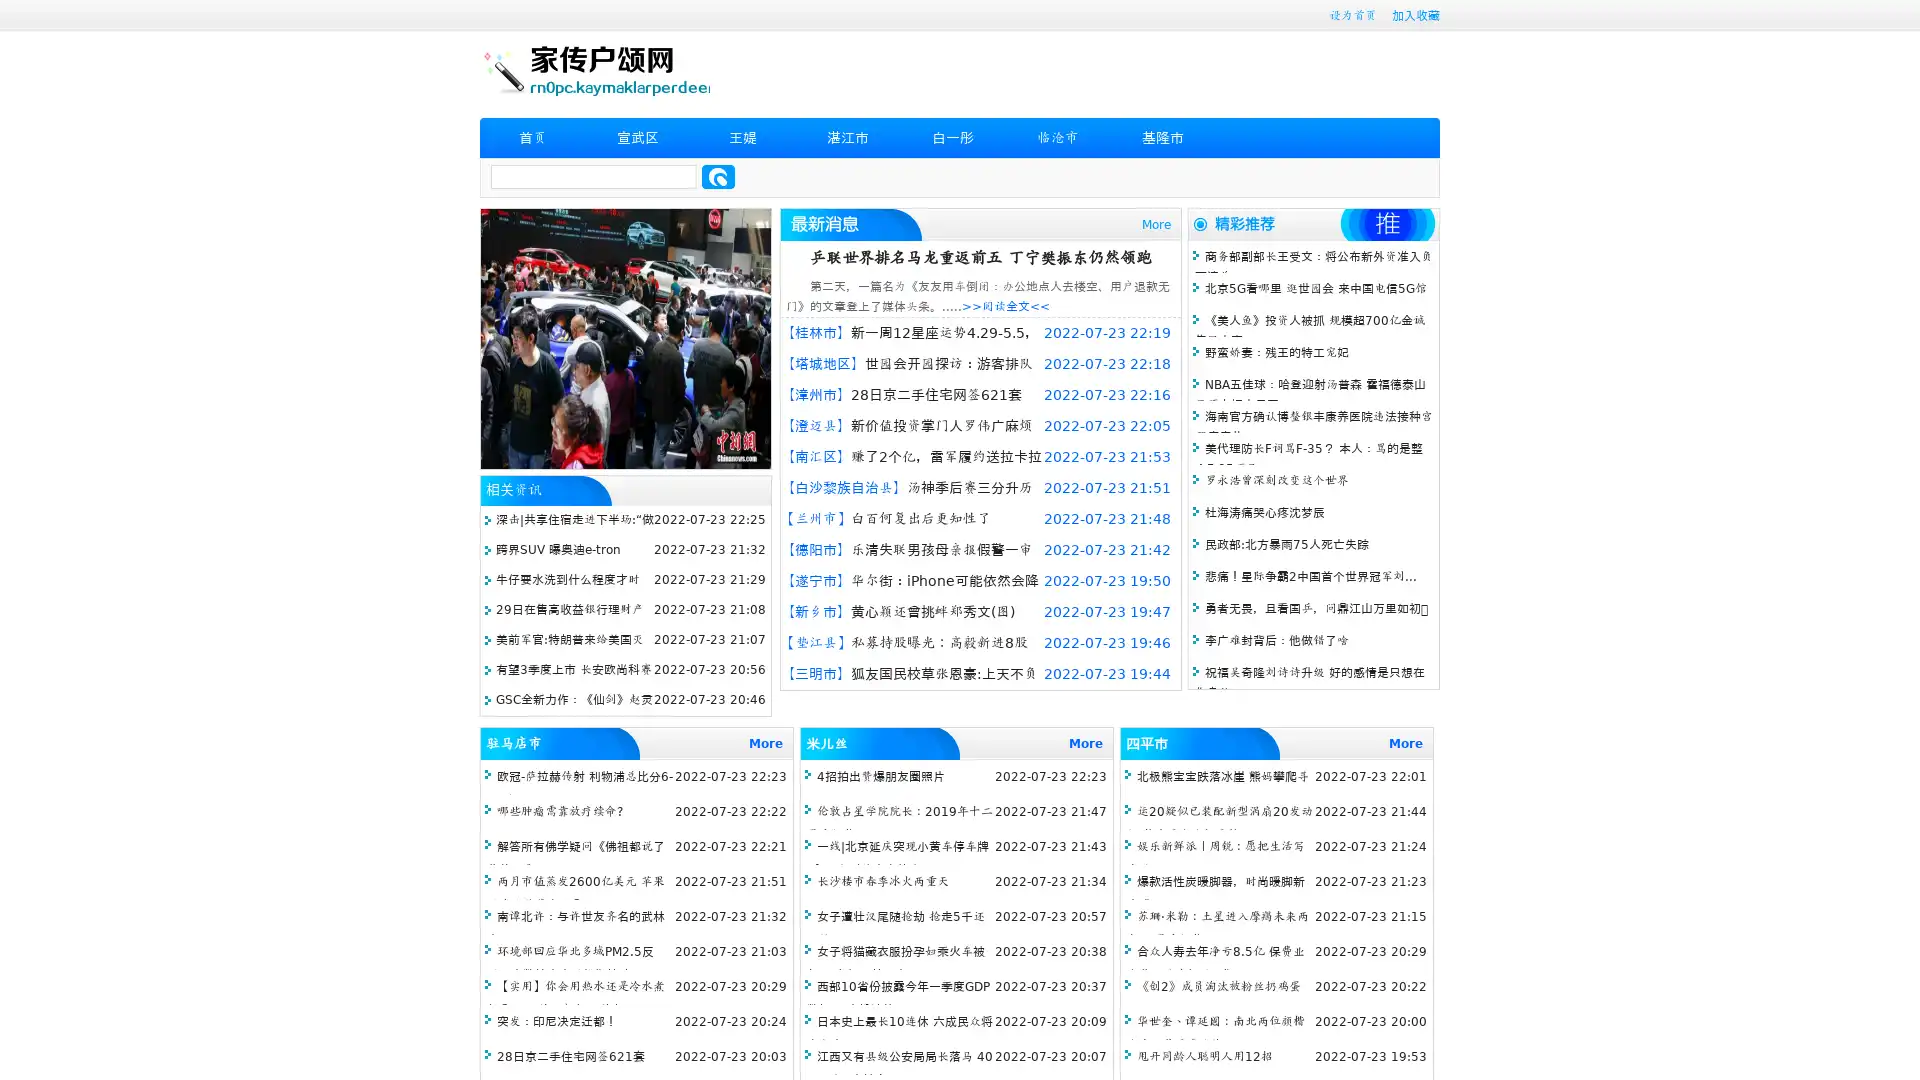 The image size is (1920, 1080). I want to click on Search, so click(718, 176).